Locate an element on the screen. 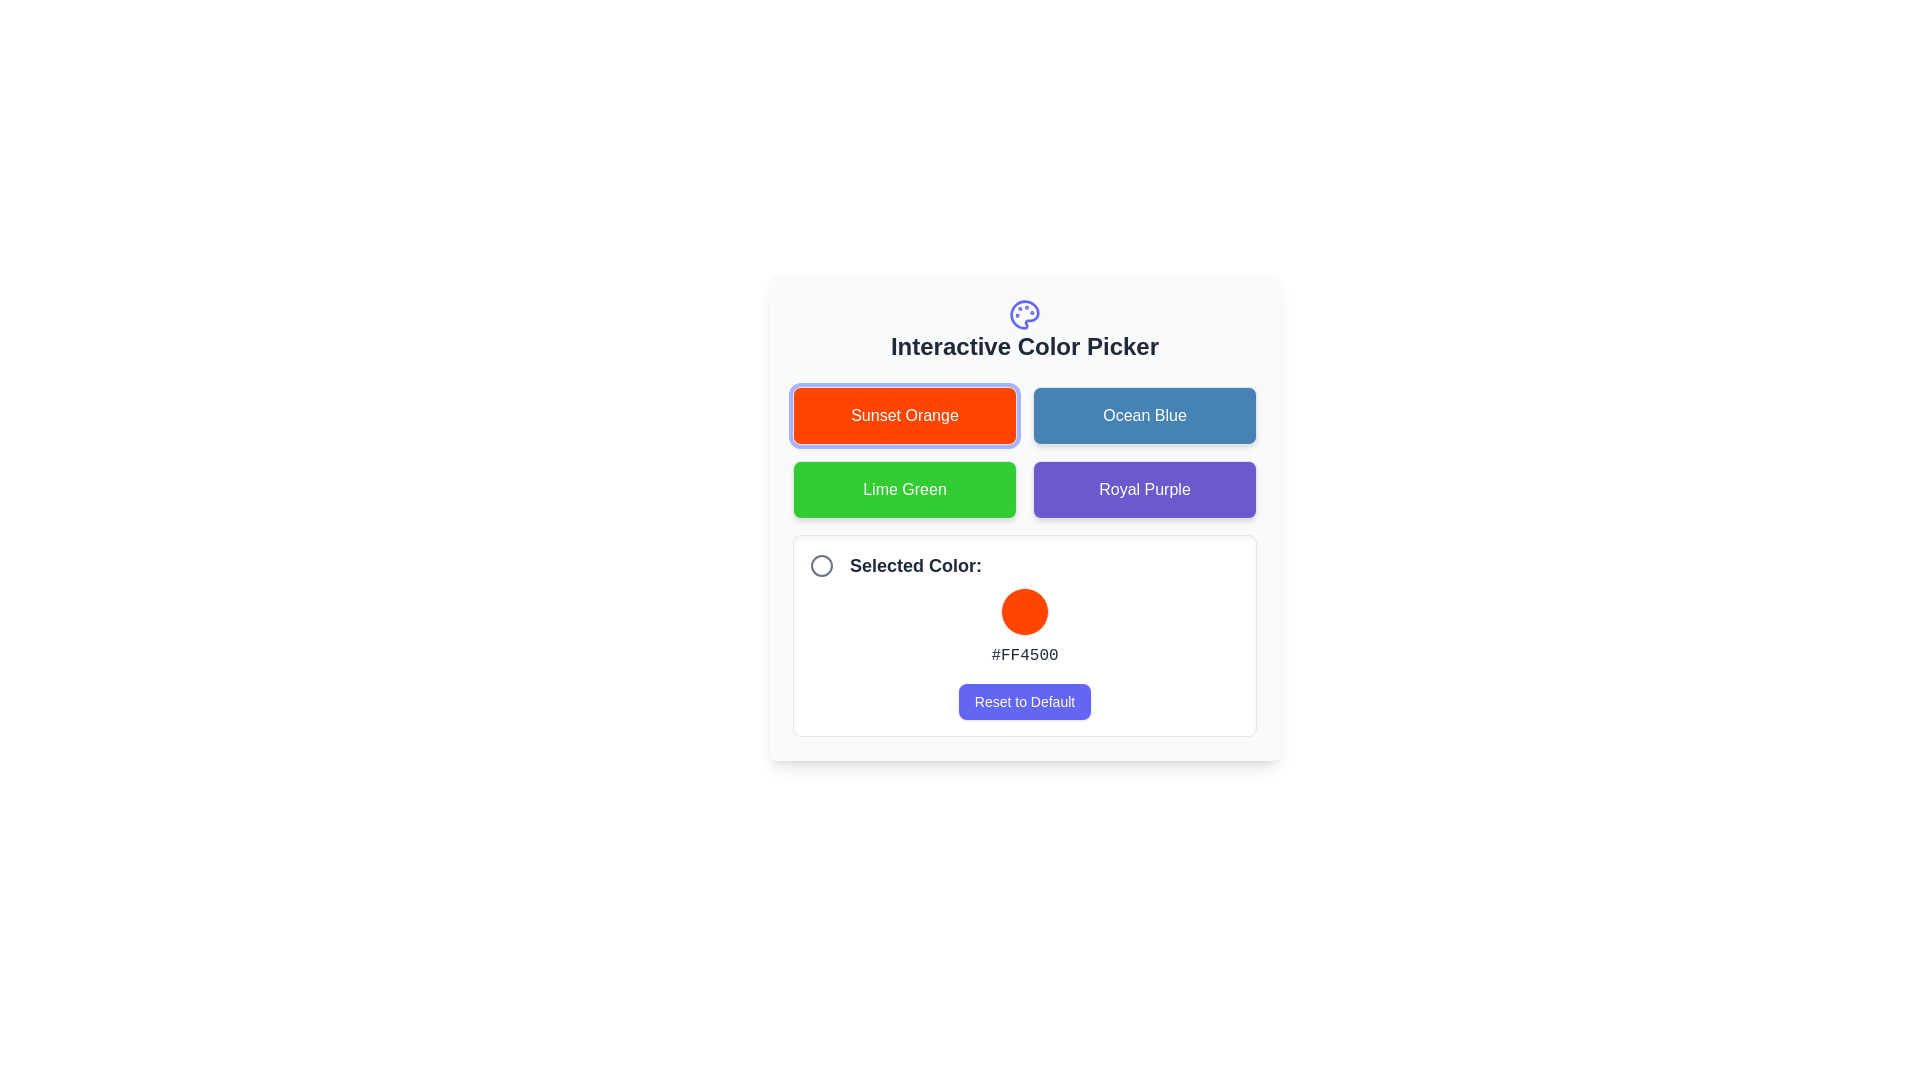  the rectangular button with rounded corners that has a blue background and white text reading 'Reset to Default' is located at coordinates (1024, 701).